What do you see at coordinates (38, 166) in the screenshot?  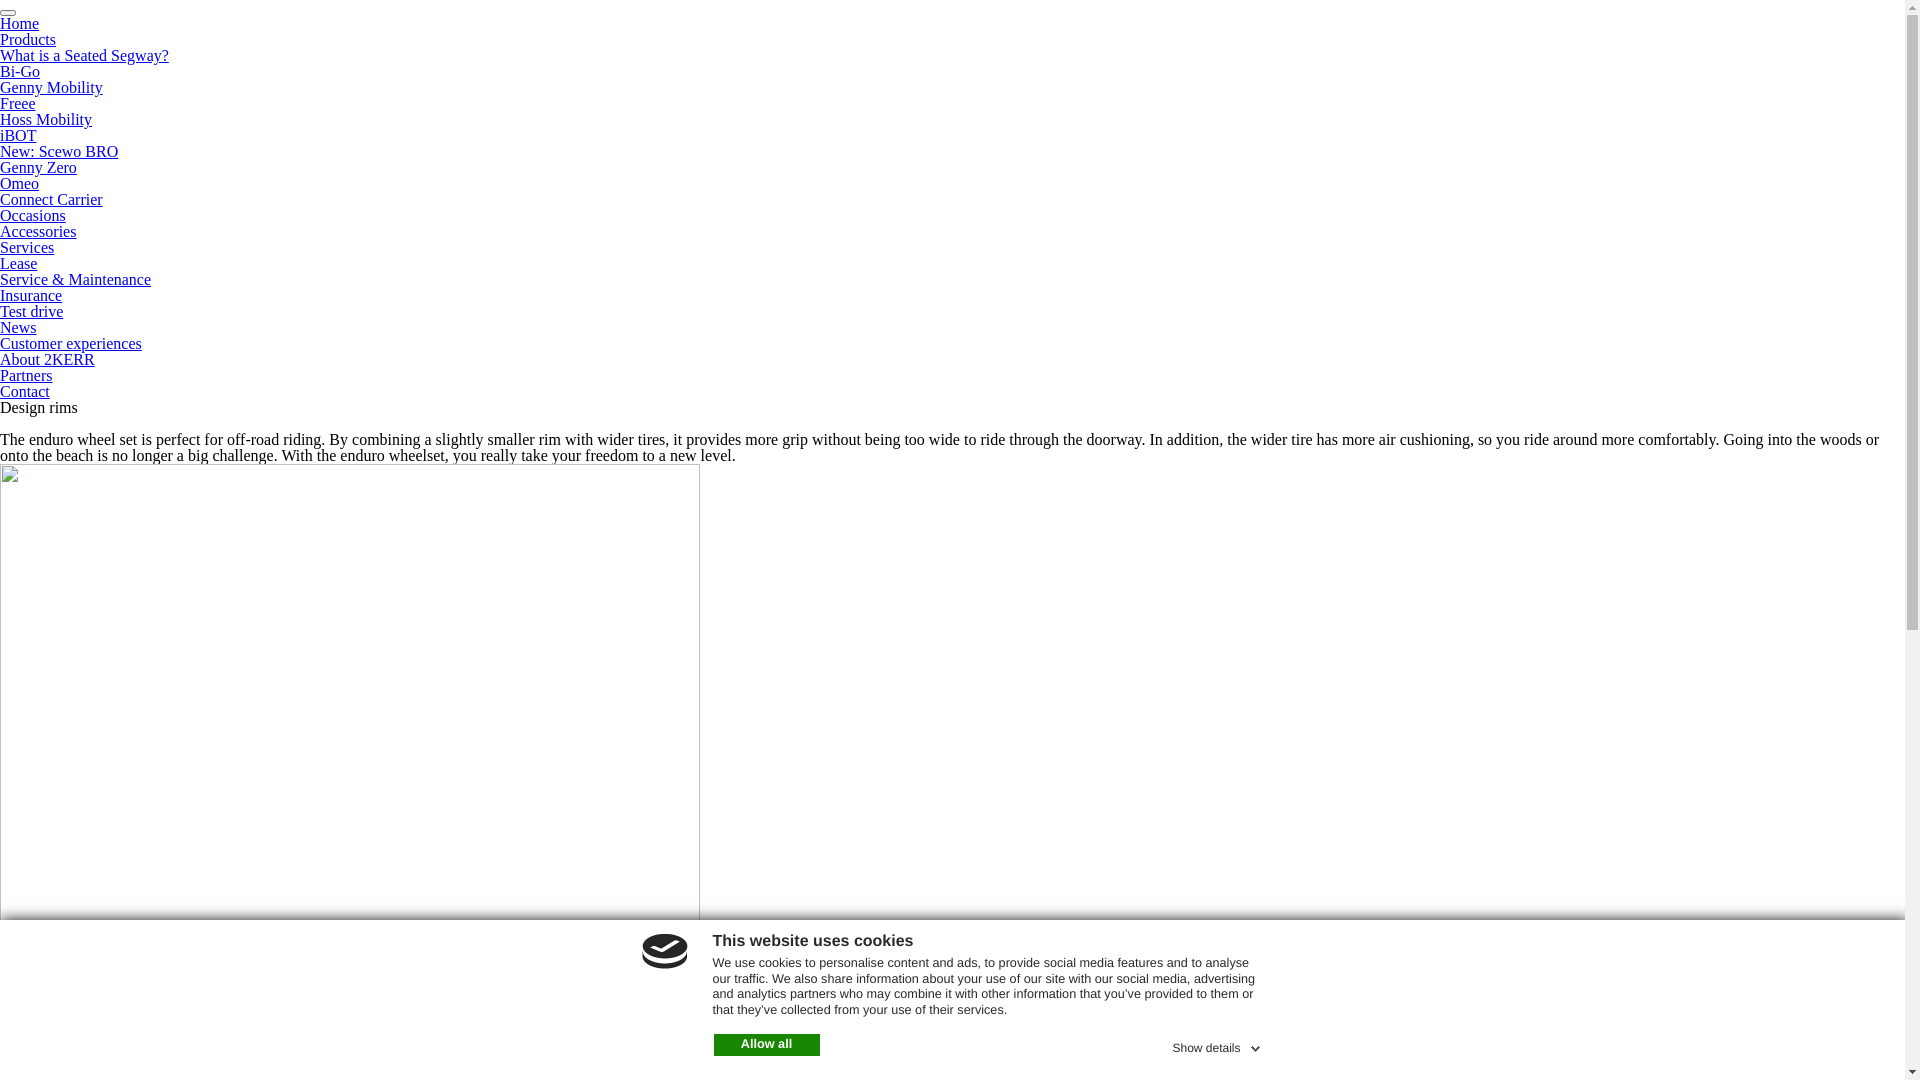 I see `'Genny Zero'` at bounding box center [38, 166].